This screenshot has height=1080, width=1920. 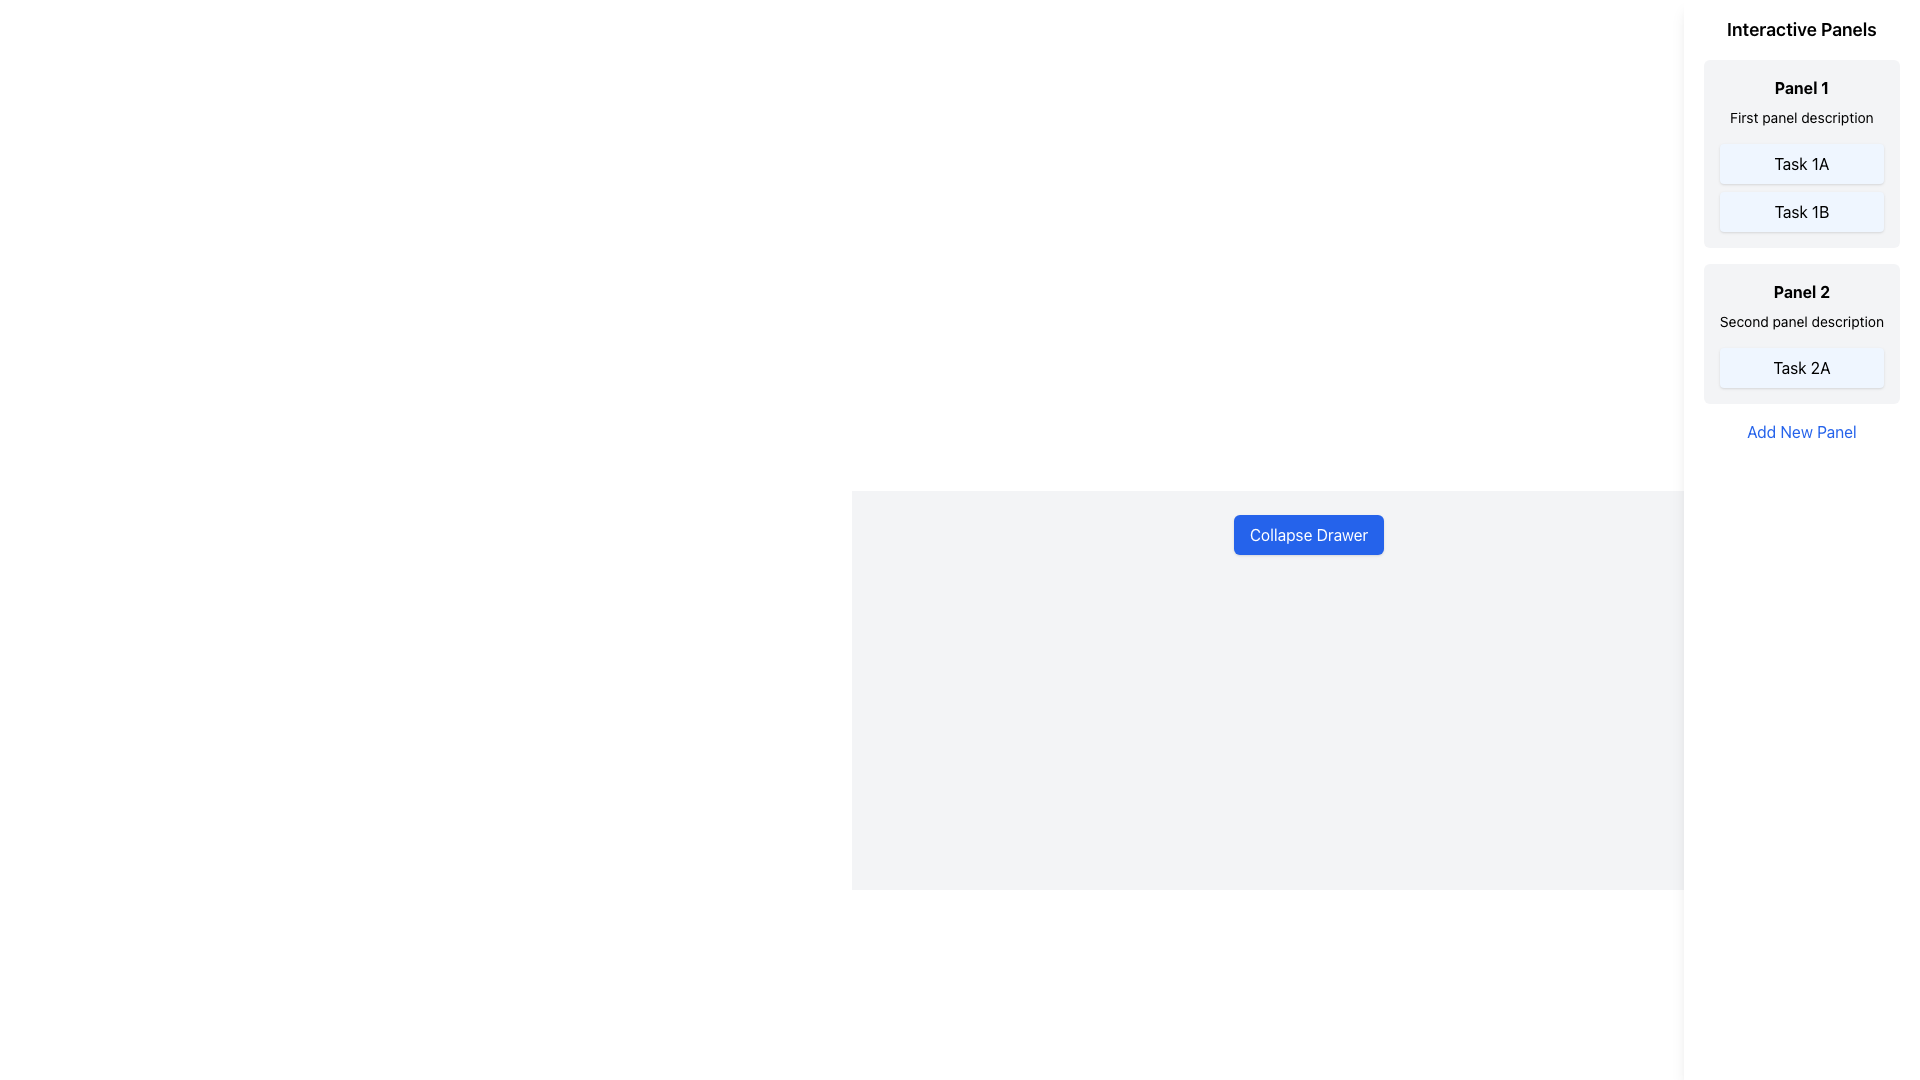 I want to click on the button labeled 'Task 1B' with a light blue background, so click(x=1801, y=212).